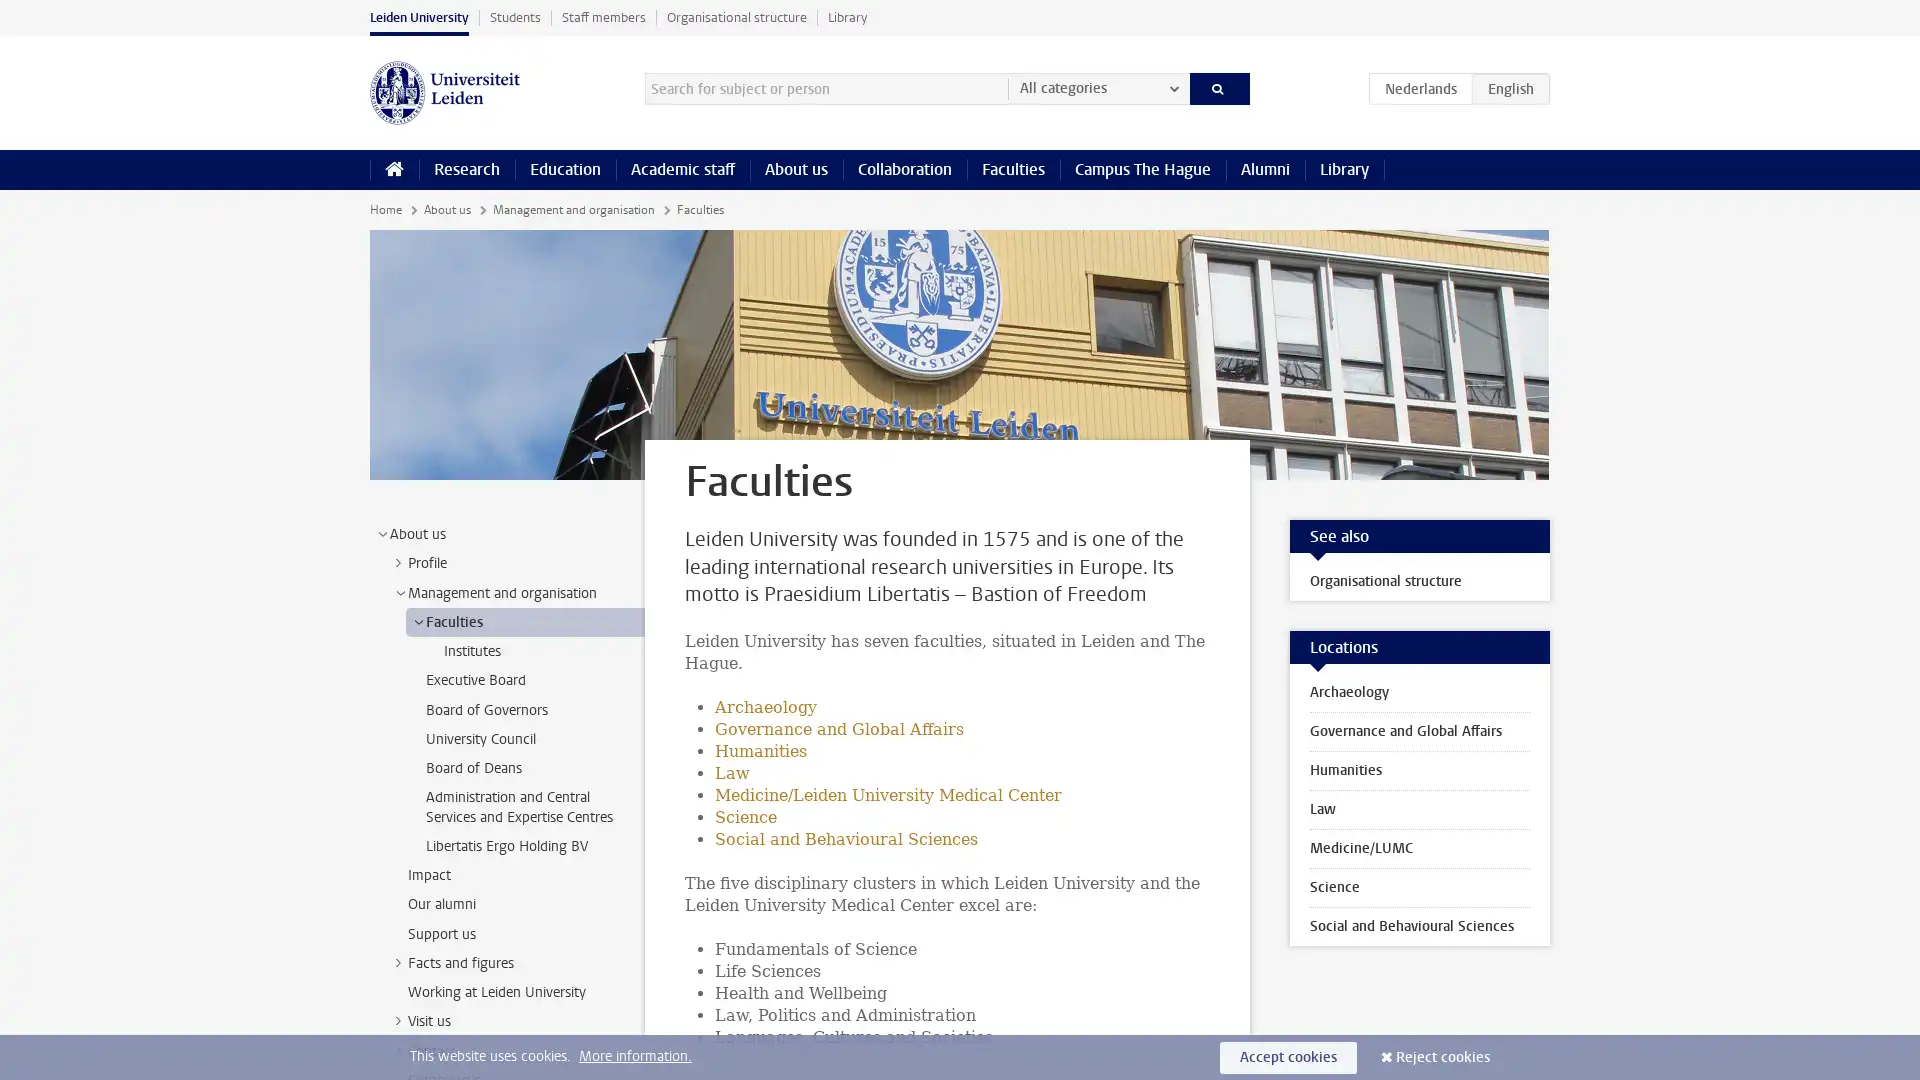  I want to click on >, so click(398, 960).